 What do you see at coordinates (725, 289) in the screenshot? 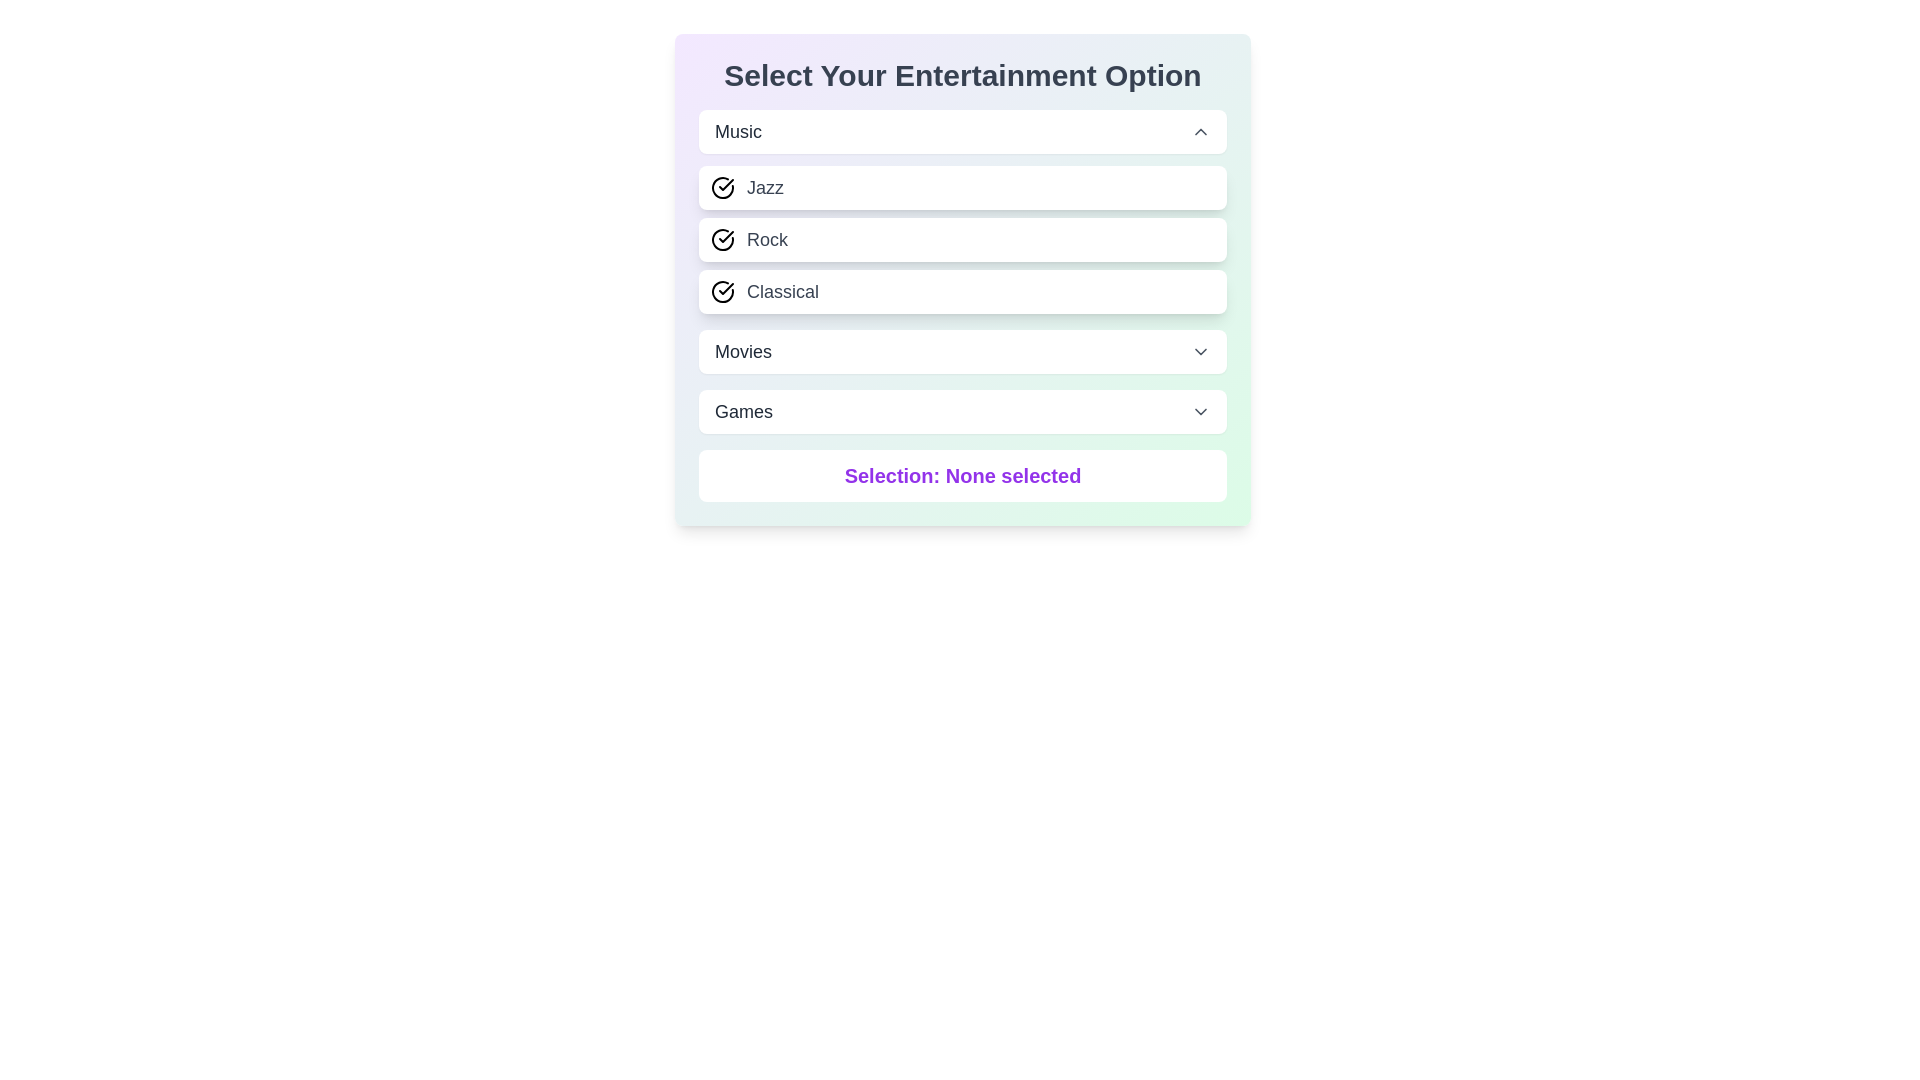
I see `the SVG checkmark icon that indicates the 'Classical' option is selected in the 'Music' dropdown menu` at bounding box center [725, 289].